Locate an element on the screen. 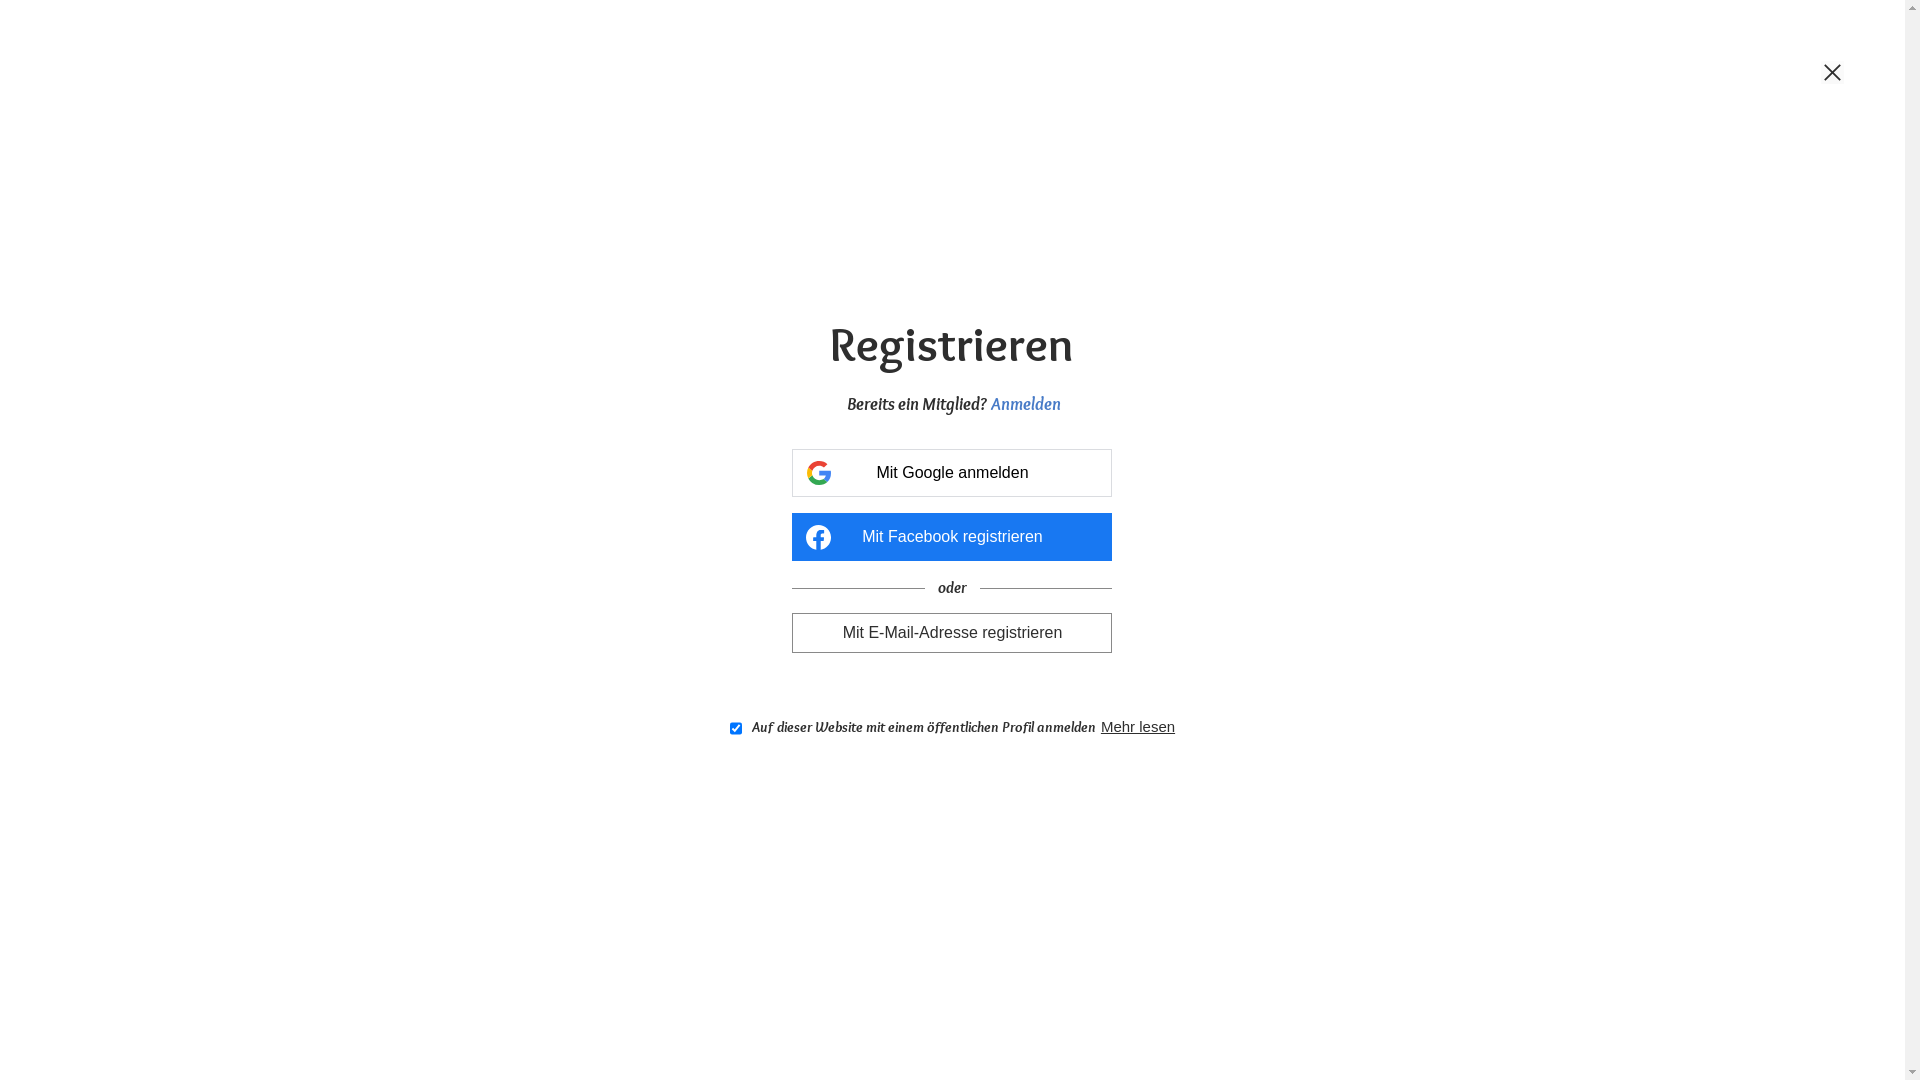  'Mit E-Mail-Adresse registrieren' is located at coordinates (950, 632).